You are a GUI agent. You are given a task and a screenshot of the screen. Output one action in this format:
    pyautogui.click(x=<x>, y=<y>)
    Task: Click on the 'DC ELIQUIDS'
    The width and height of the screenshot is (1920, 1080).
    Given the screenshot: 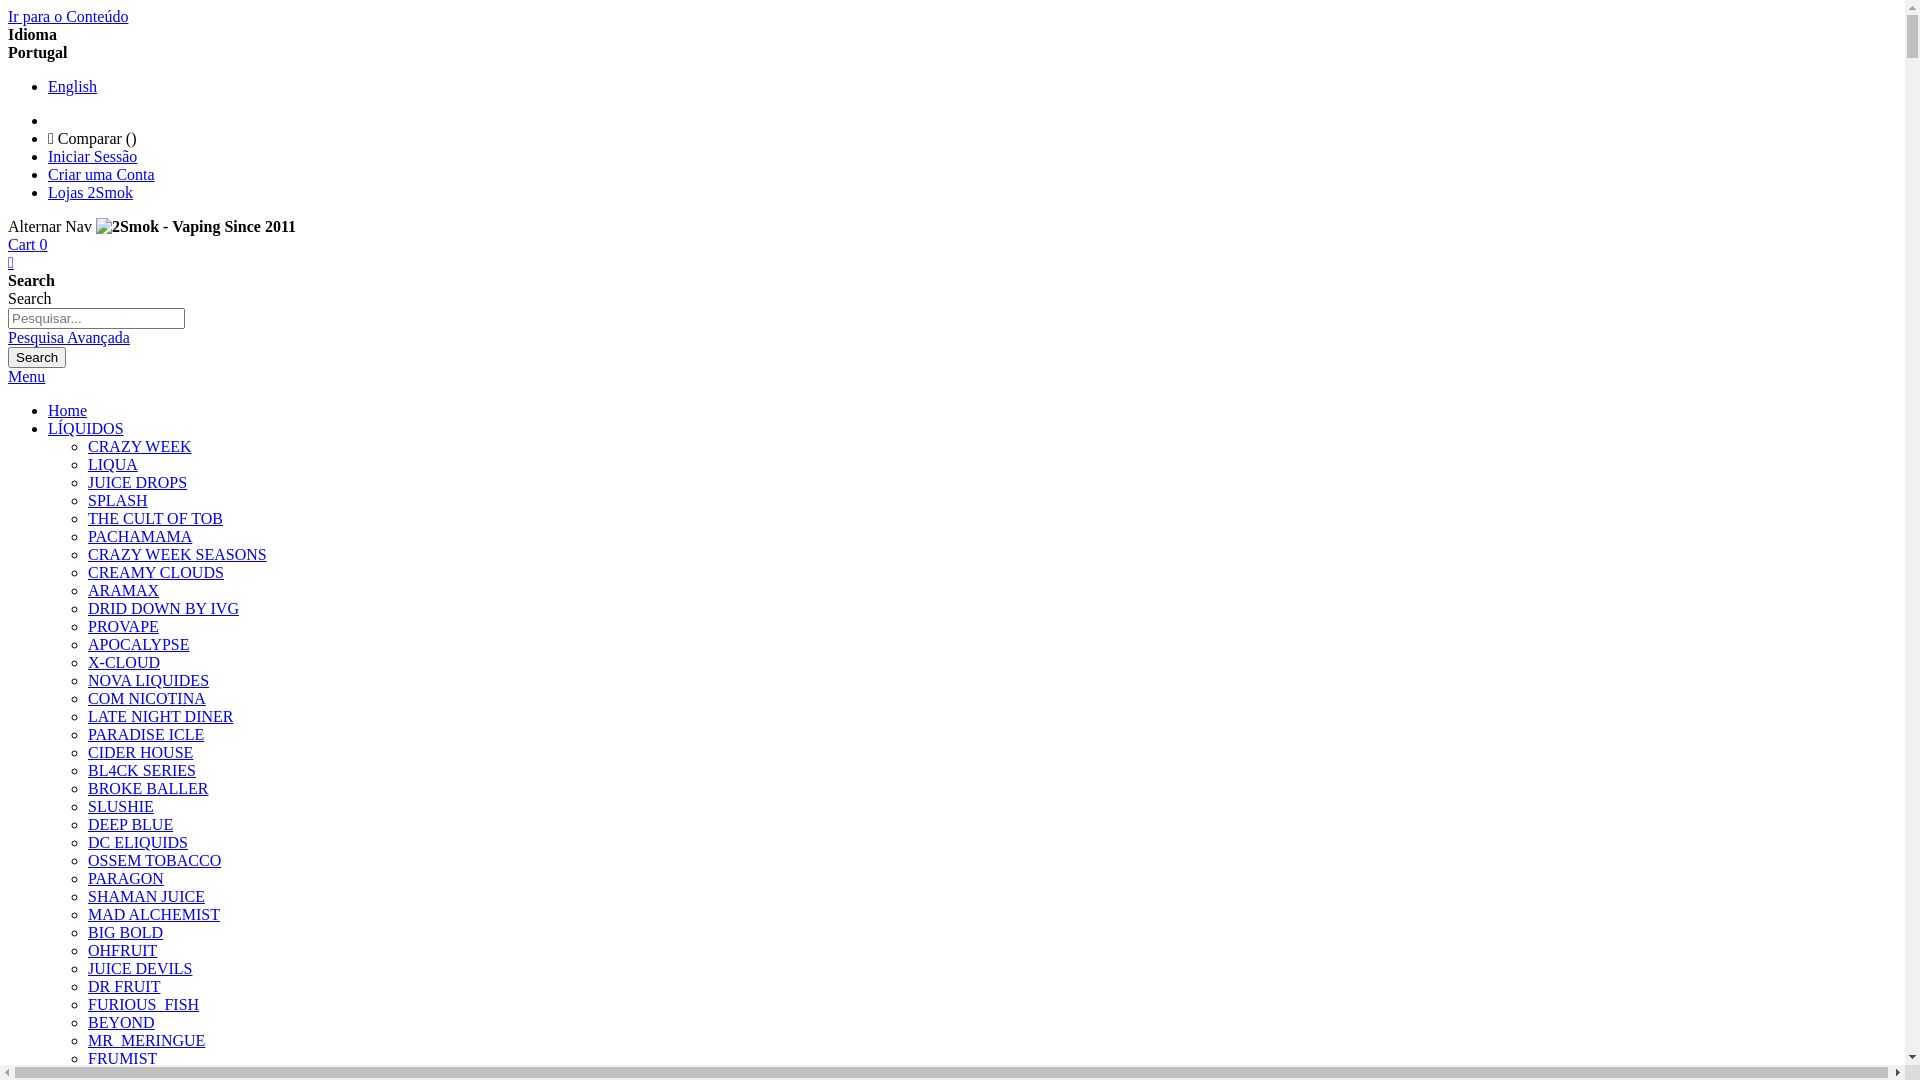 What is the action you would take?
    pyautogui.click(x=137, y=842)
    